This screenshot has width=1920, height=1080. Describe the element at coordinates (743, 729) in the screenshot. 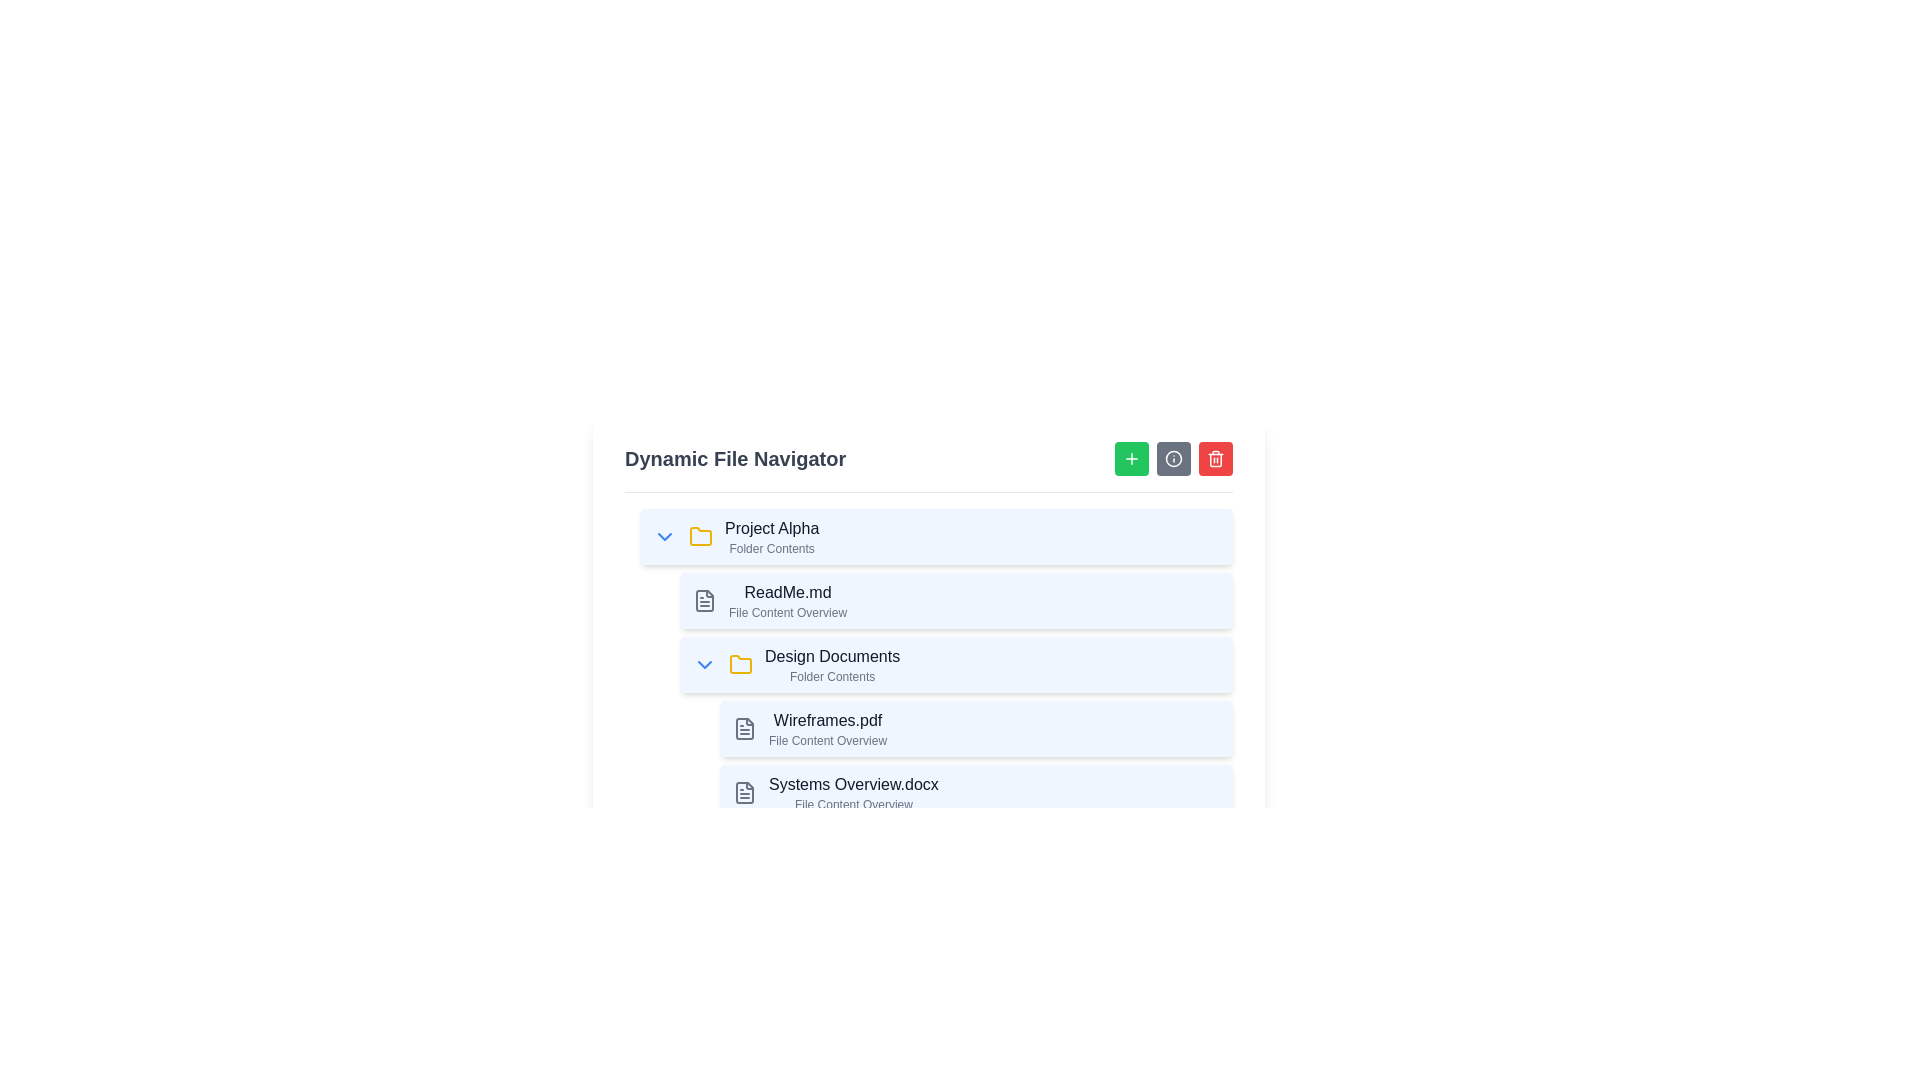

I see `the document file icon, which is a gray rectangular icon with rounded corners` at that location.